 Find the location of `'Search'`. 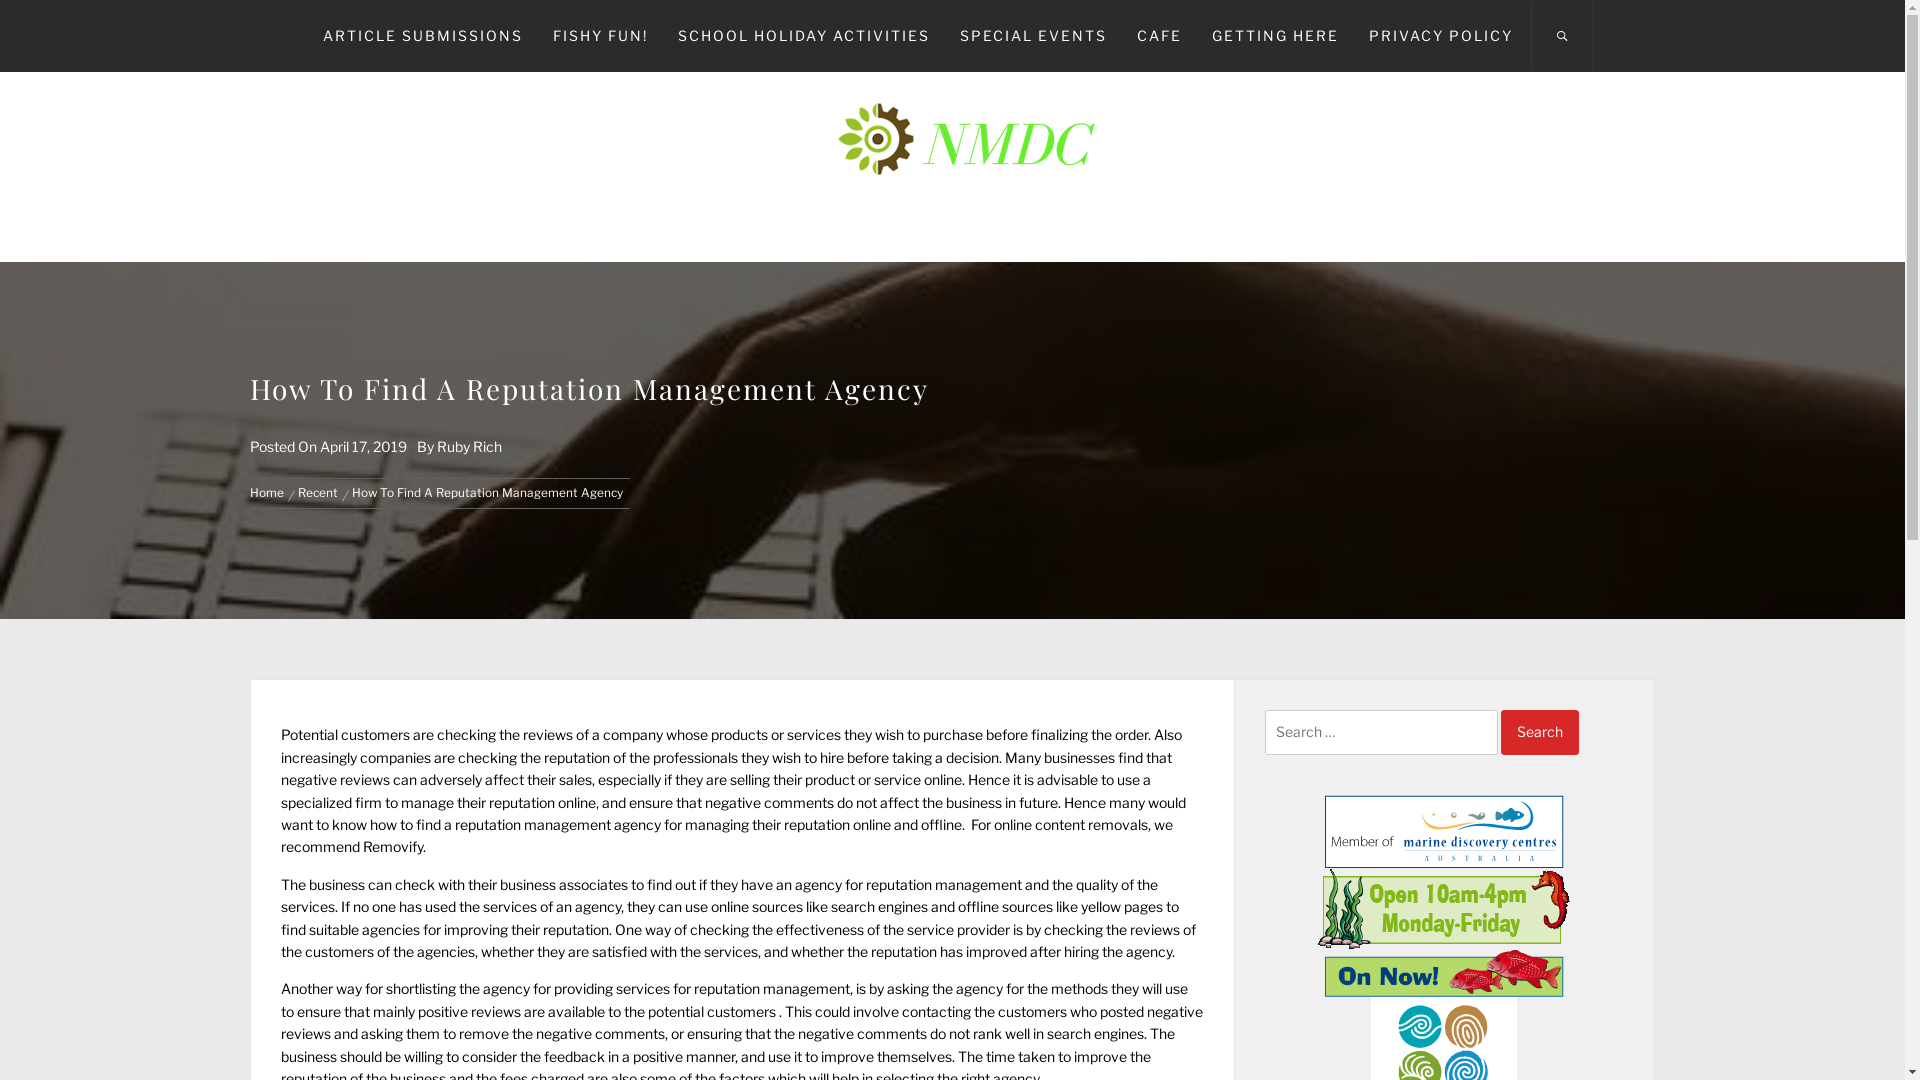

'Search' is located at coordinates (1050, 536).